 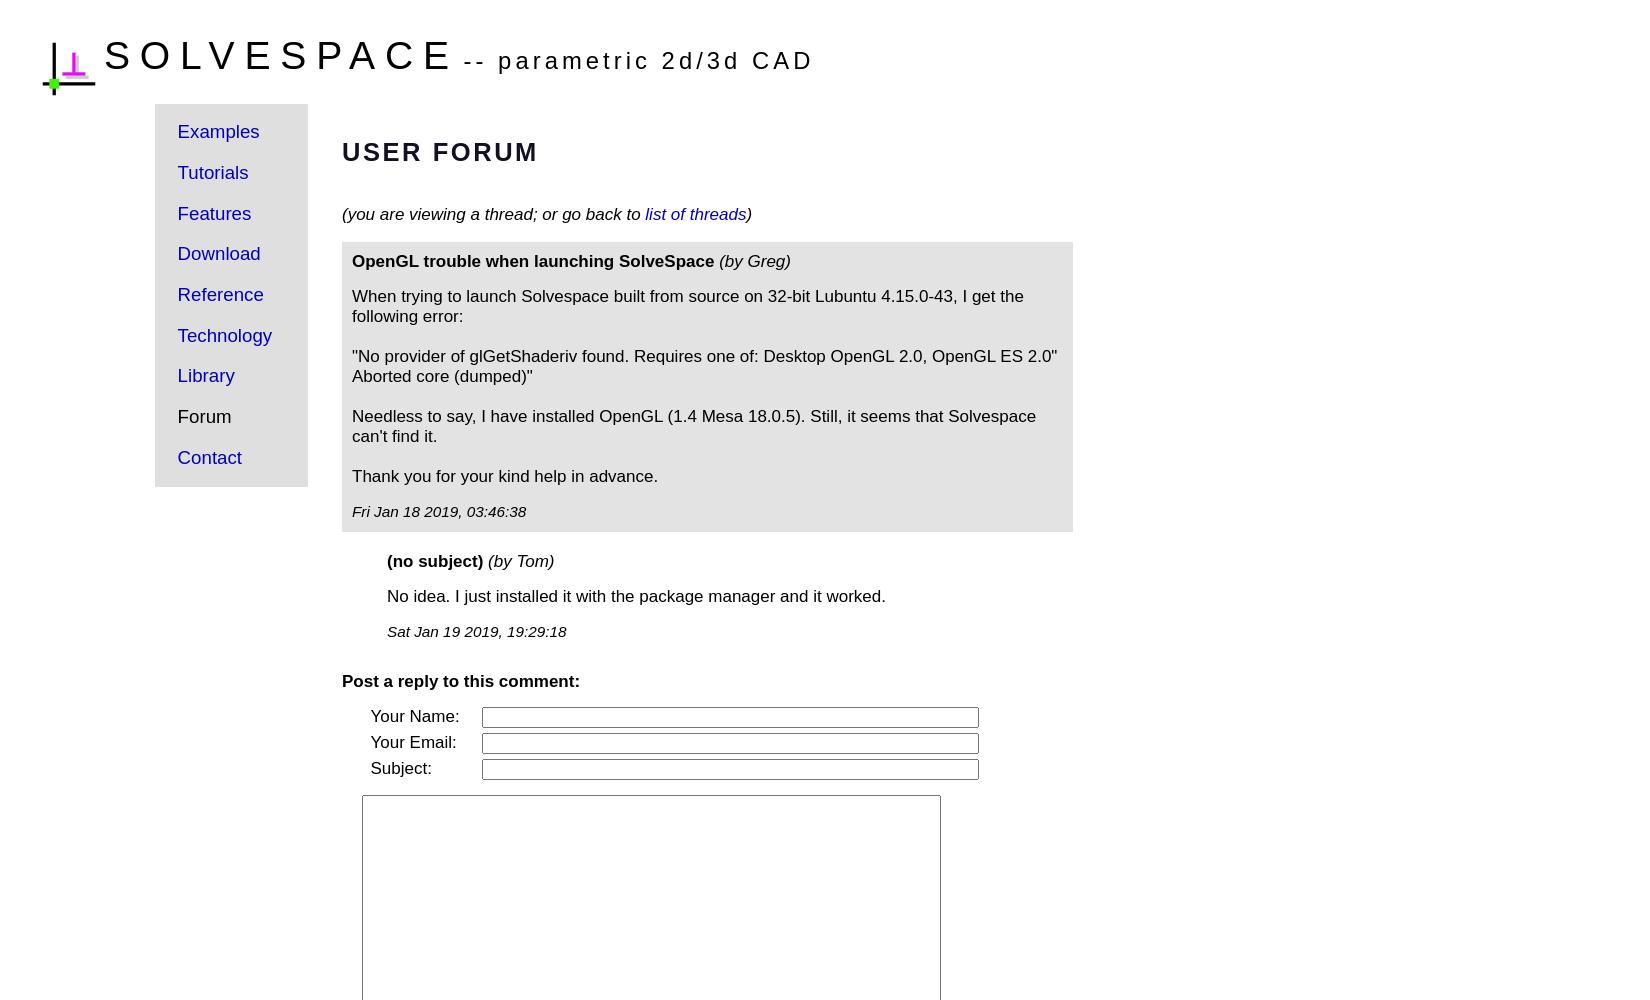 I want to click on '(no subject)', so click(x=386, y=560).